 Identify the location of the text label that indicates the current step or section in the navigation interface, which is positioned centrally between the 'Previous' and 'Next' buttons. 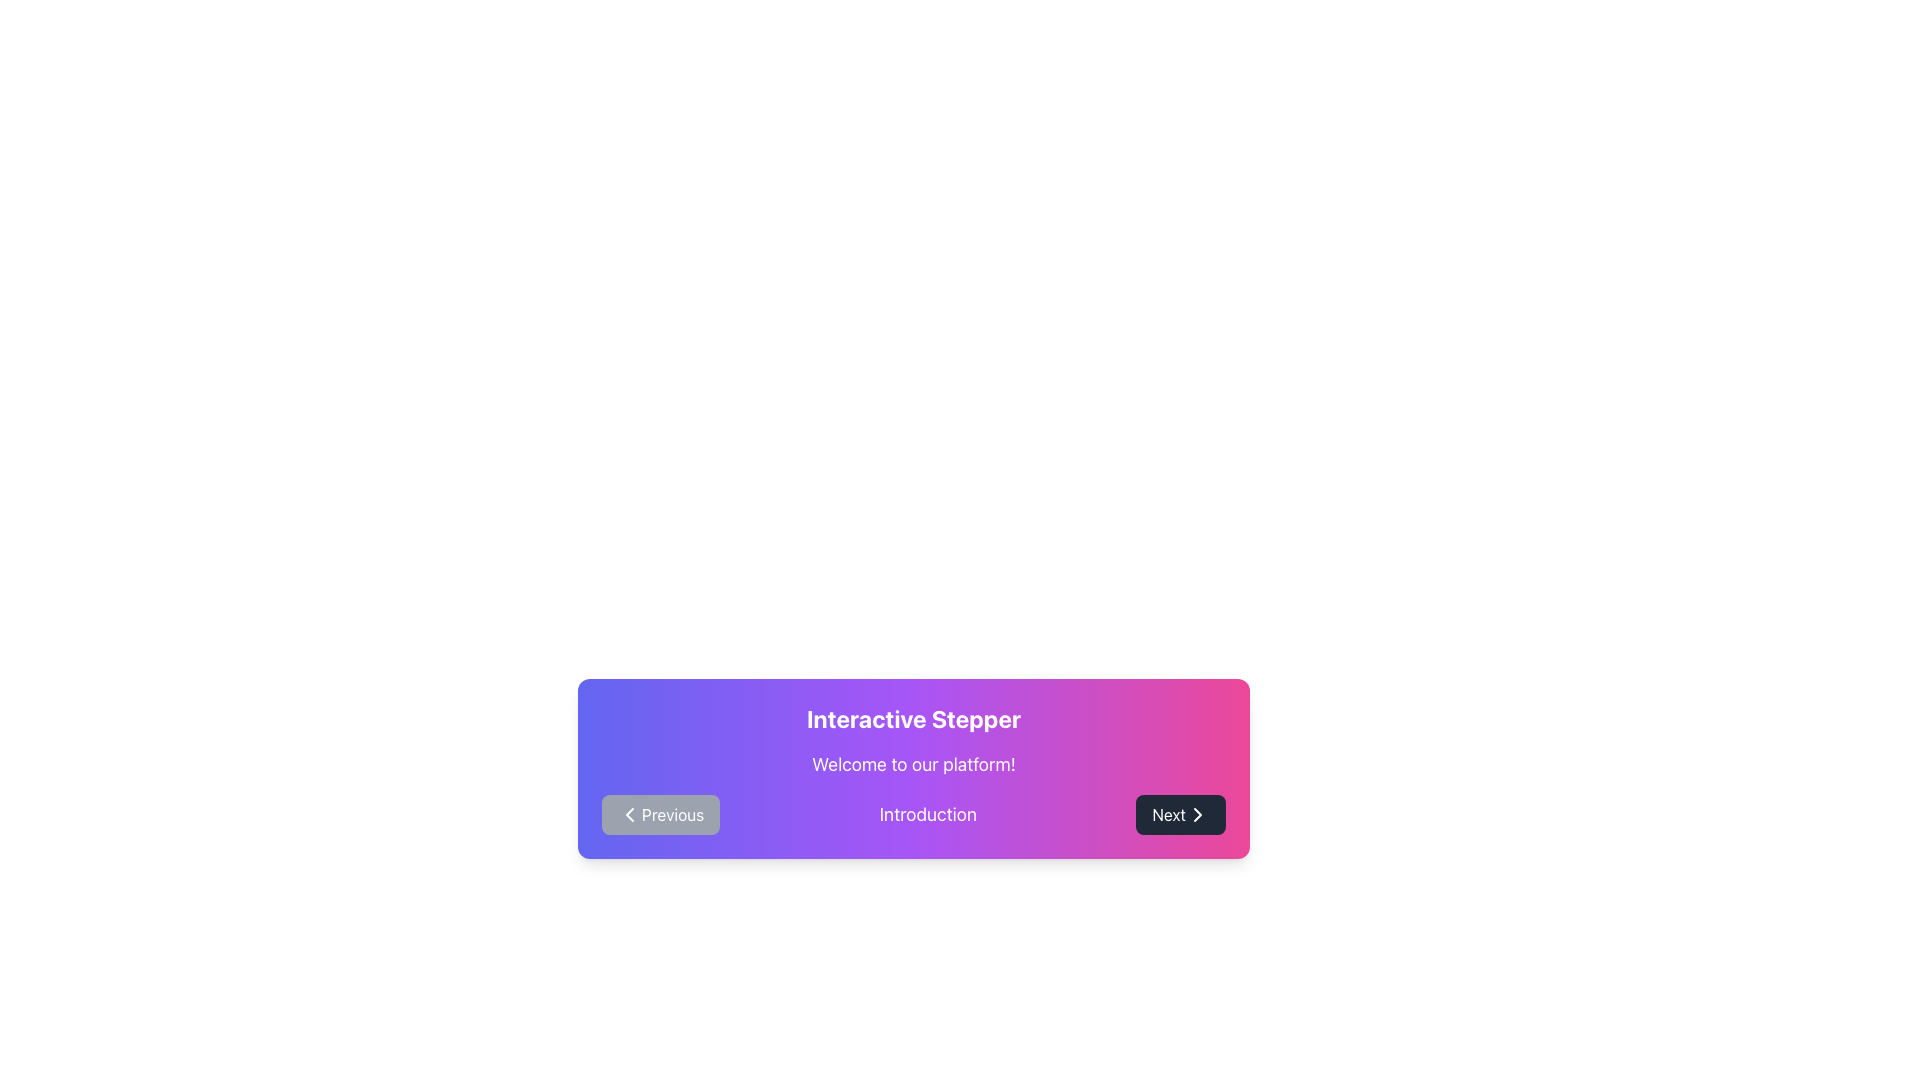
(927, 814).